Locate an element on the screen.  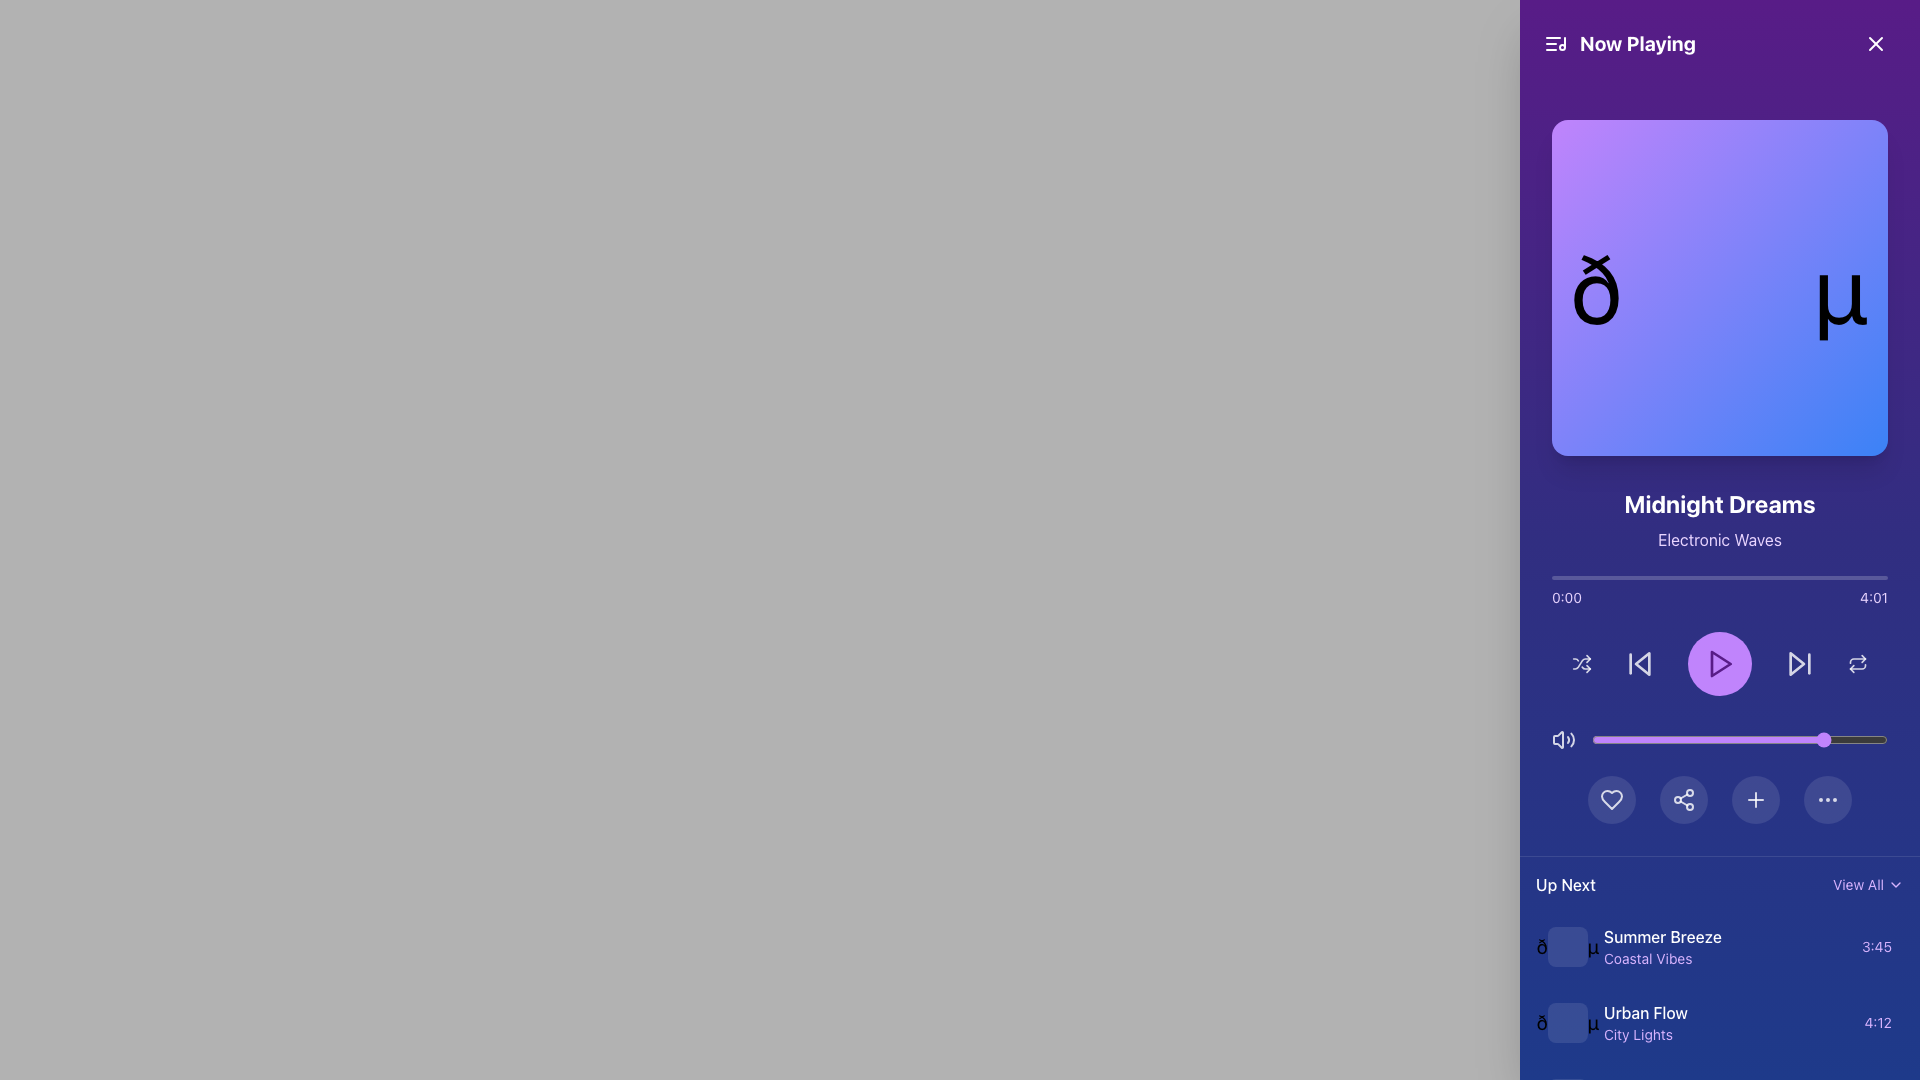
the 'Urban Flow' text label element is located at coordinates (1725, 1022).